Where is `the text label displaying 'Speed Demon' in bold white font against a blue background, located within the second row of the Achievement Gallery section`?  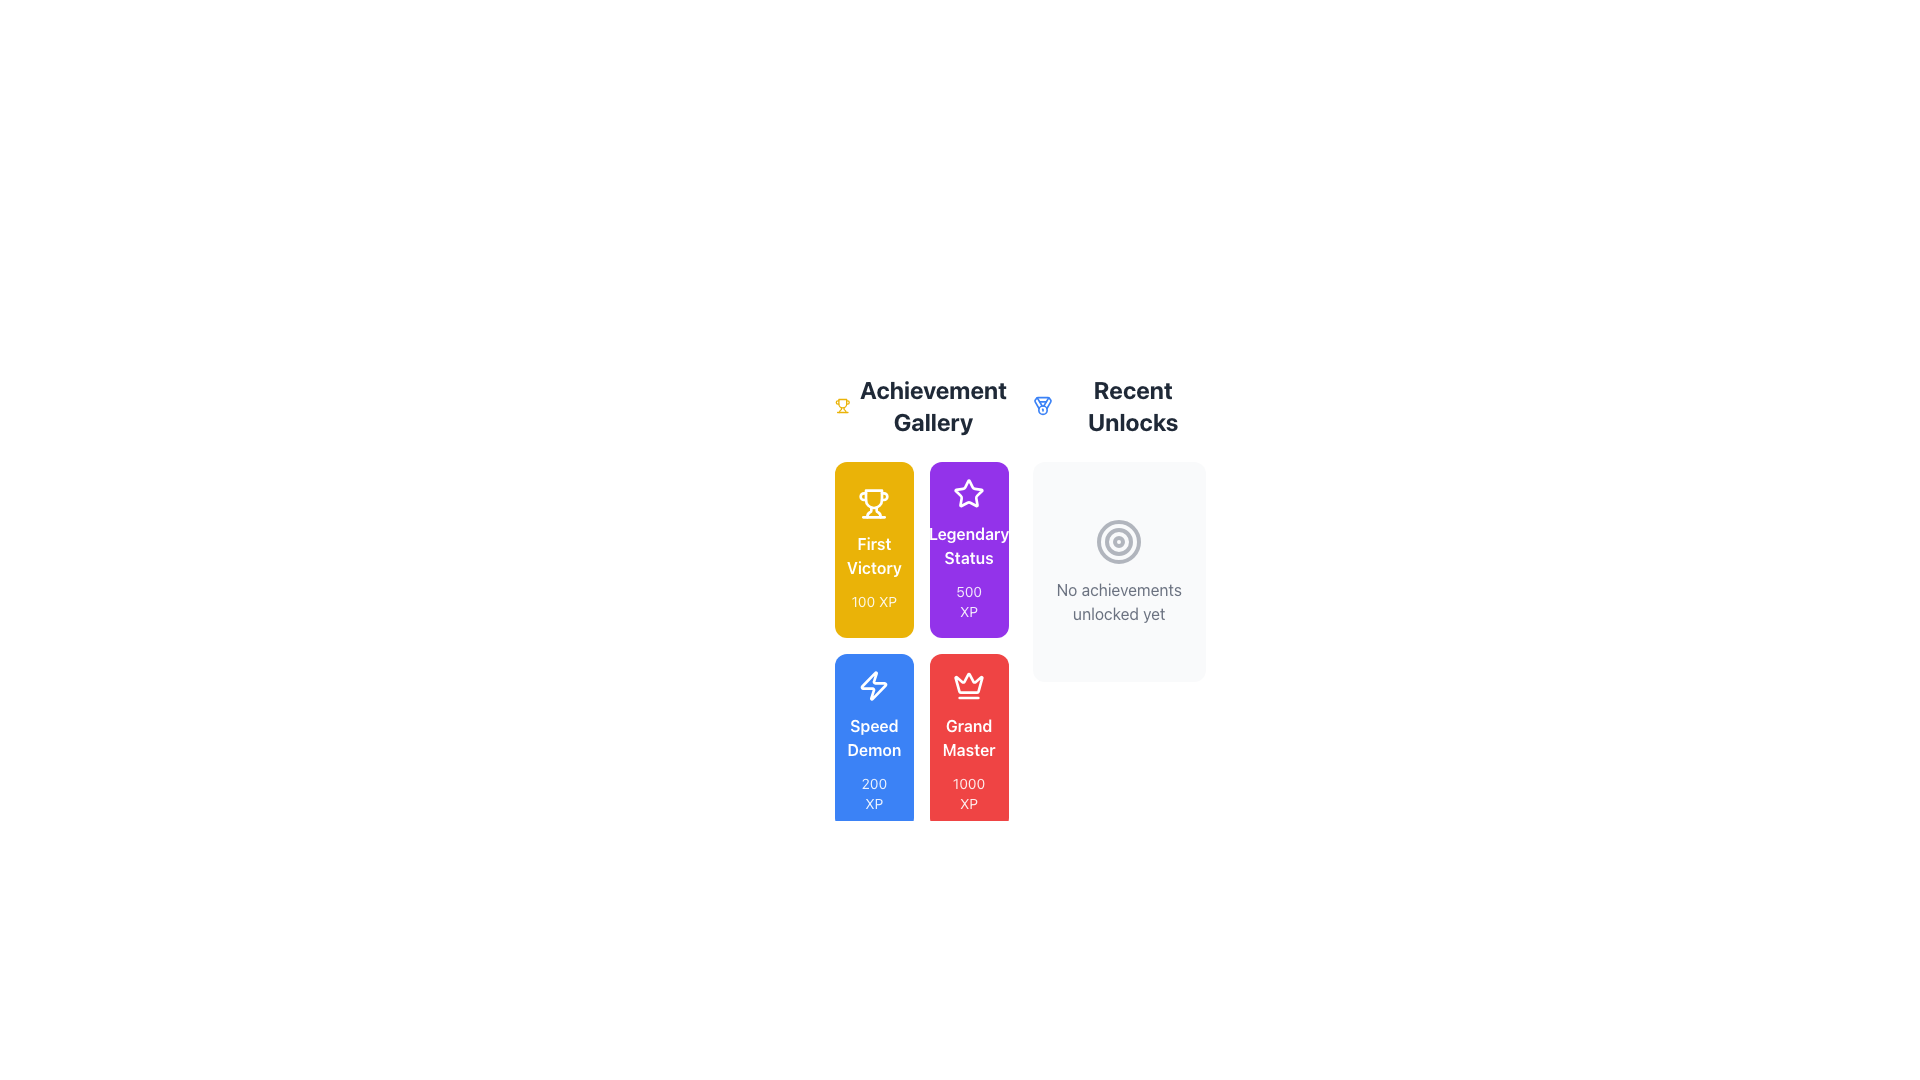
the text label displaying 'Speed Demon' in bold white font against a blue background, located within the second row of the Achievement Gallery section is located at coordinates (874, 737).